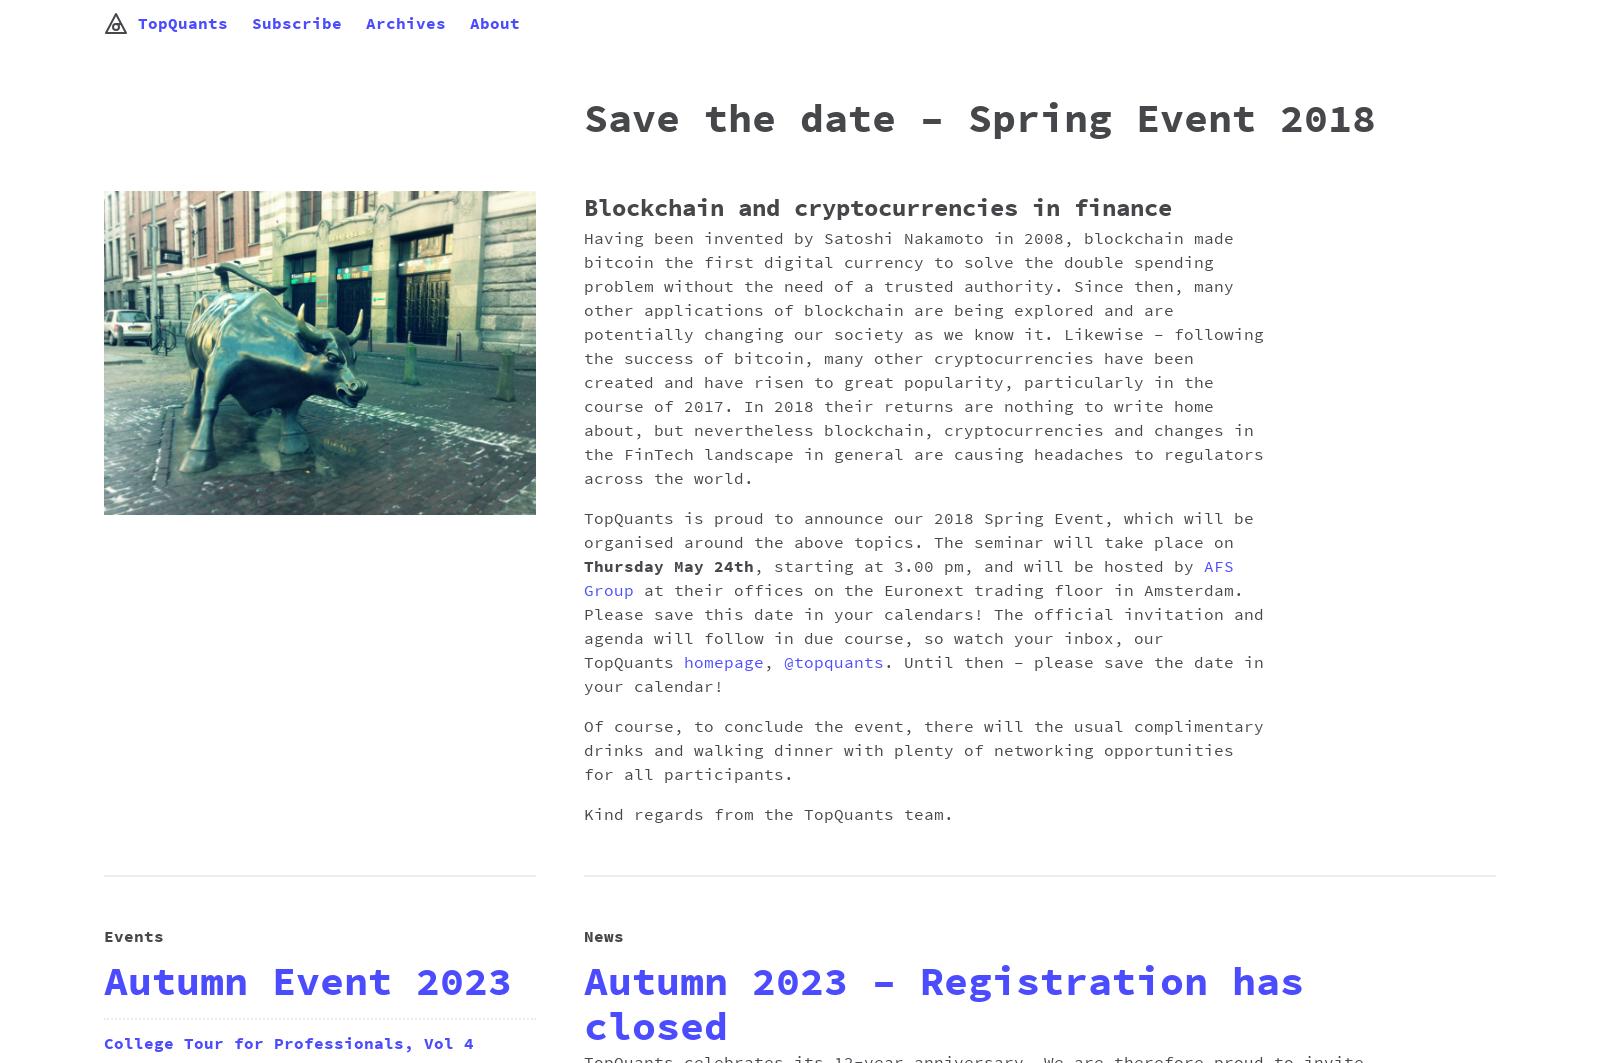 Image resolution: width=1600 pixels, height=1063 pixels. What do you see at coordinates (308, 981) in the screenshot?
I see `'Autumn Event 2023'` at bounding box center [308, 981].